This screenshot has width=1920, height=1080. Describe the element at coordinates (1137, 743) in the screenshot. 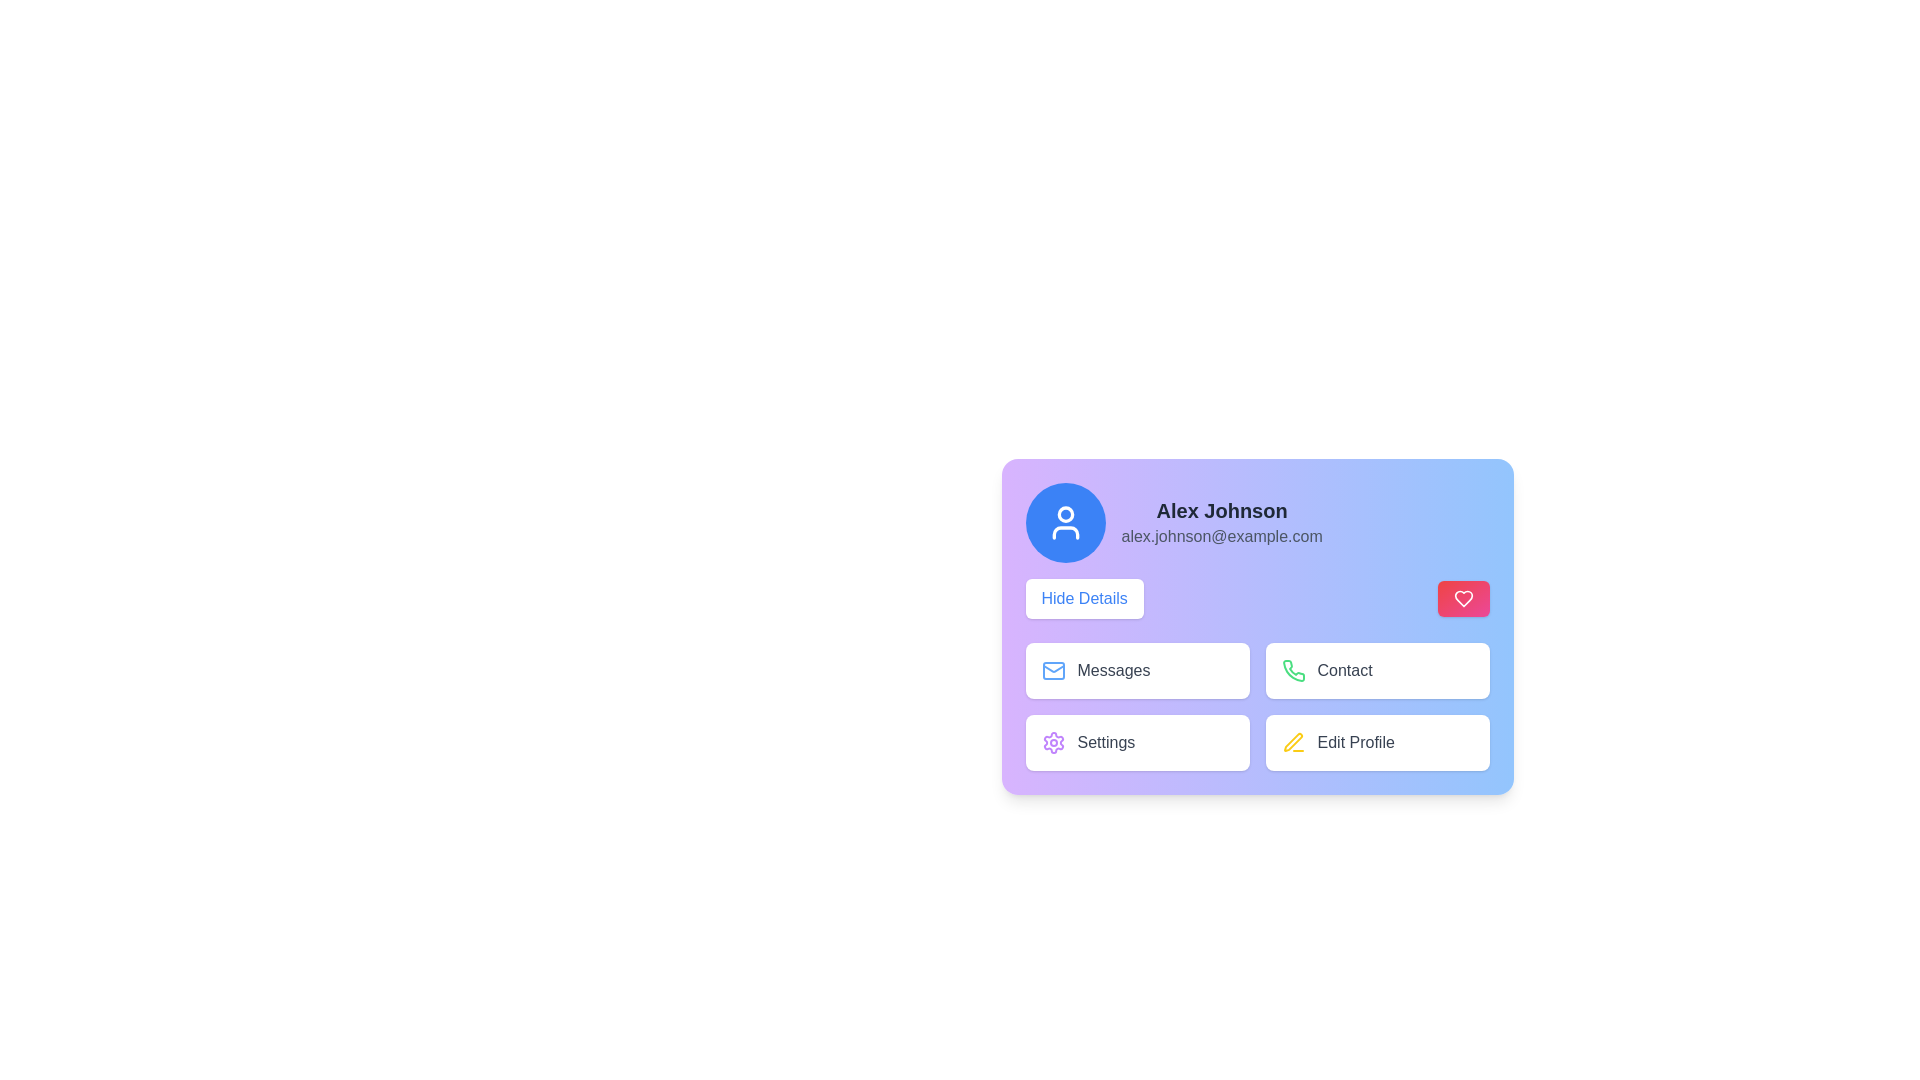

I see `the Settings button located in the bottom-left position of a 2x2 grid layout` at that location.